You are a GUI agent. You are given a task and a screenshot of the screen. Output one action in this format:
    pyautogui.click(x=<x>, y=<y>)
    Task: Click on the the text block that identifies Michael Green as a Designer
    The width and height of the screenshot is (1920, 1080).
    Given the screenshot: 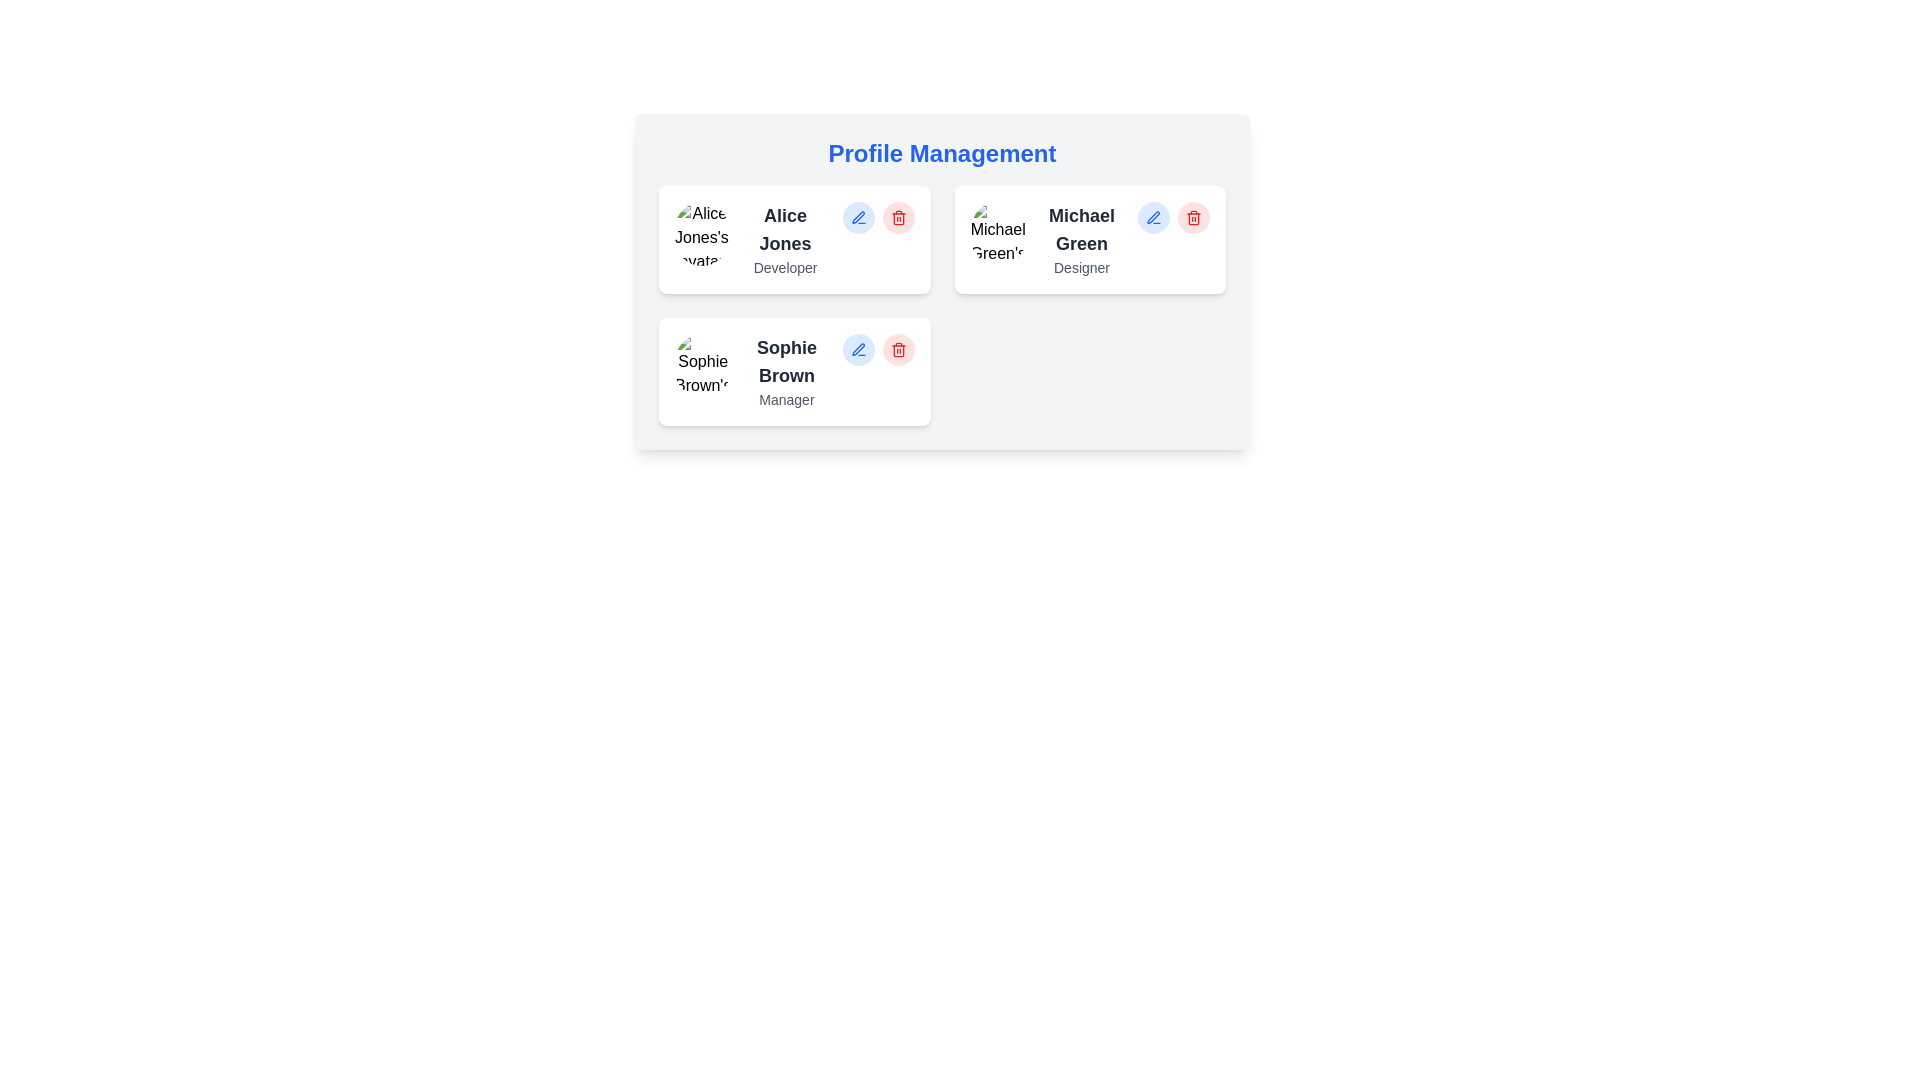 What is the action you would take?
    pyautogui.click(x=1081, y=238)
    